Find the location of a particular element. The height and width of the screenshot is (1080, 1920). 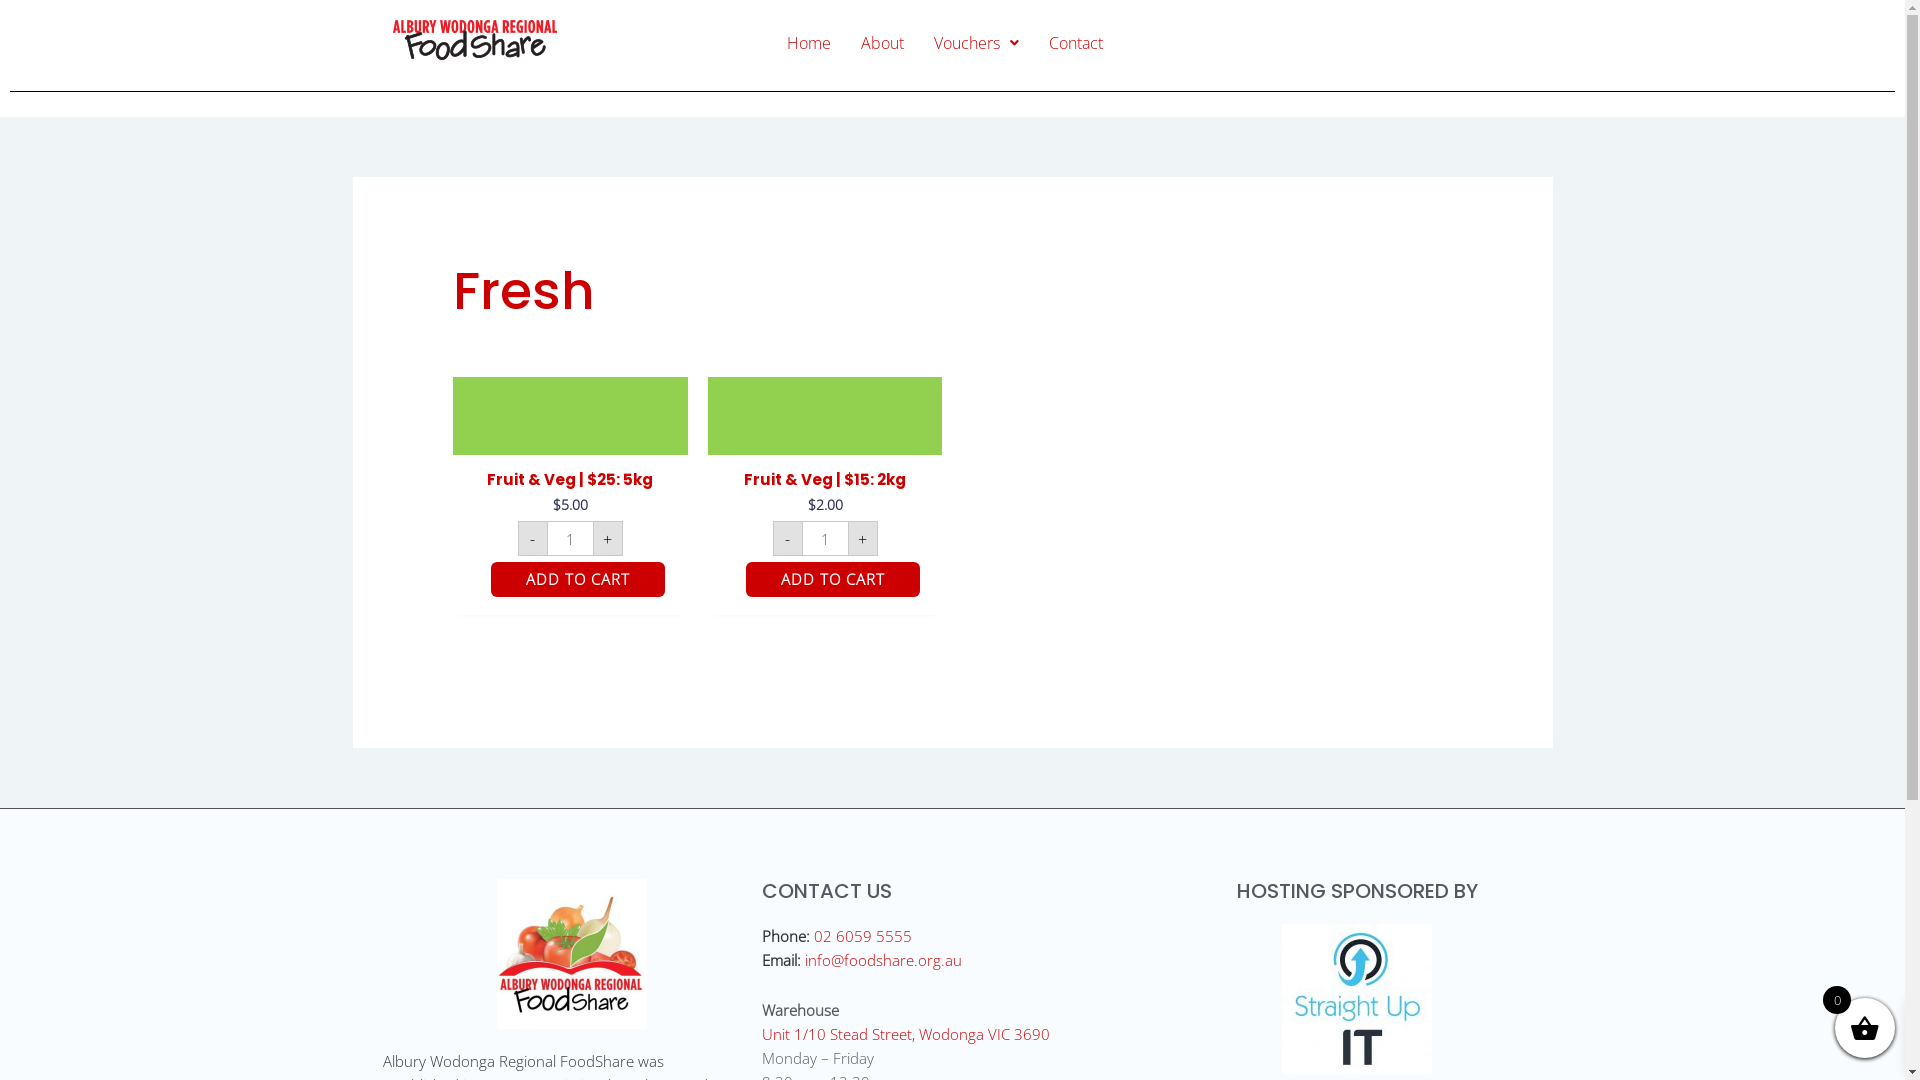

'About' is located at coordinates (881, 42).